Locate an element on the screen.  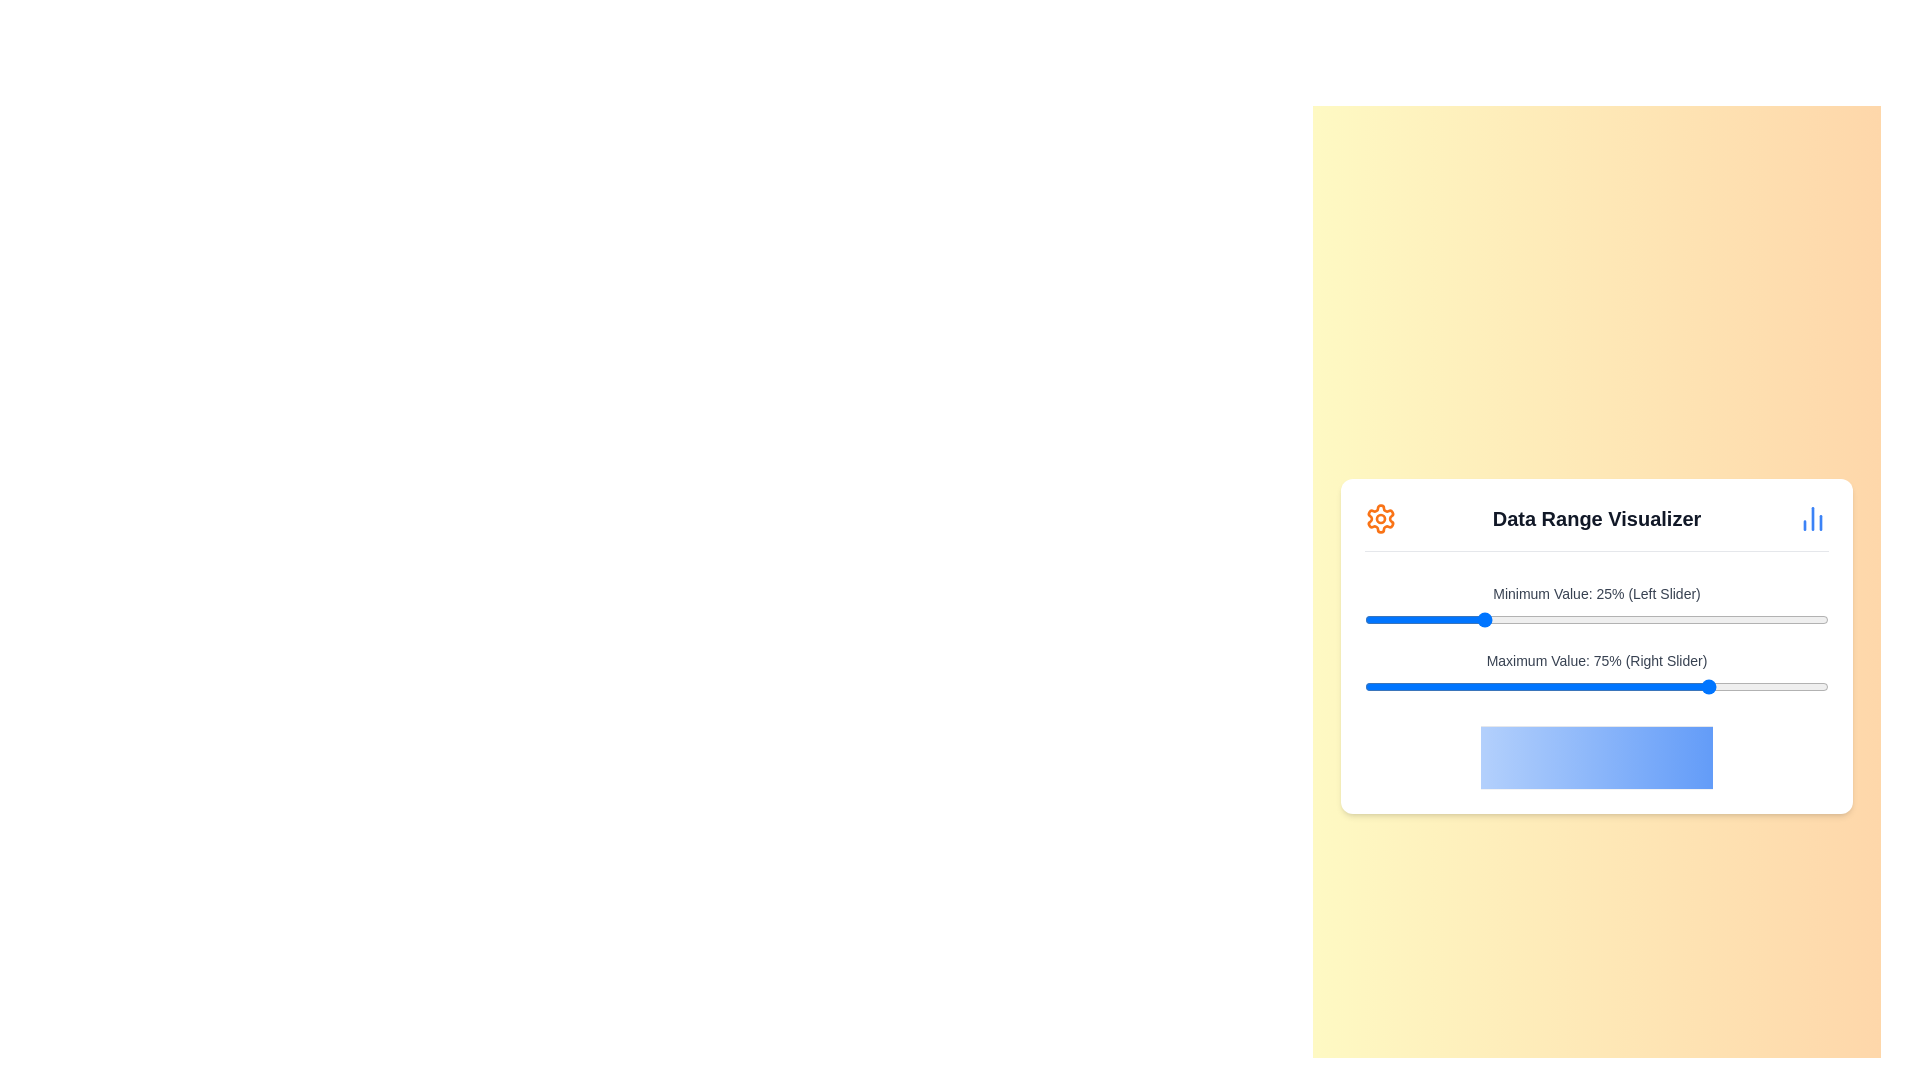
the text label that reads 'Minimum Value: 25% (Left Slider)', which is a smaller dark gray font in sans-serif typography, located above the left slider input element in the top-left quadrant of the widget box is located at coordinates (1596, 592).